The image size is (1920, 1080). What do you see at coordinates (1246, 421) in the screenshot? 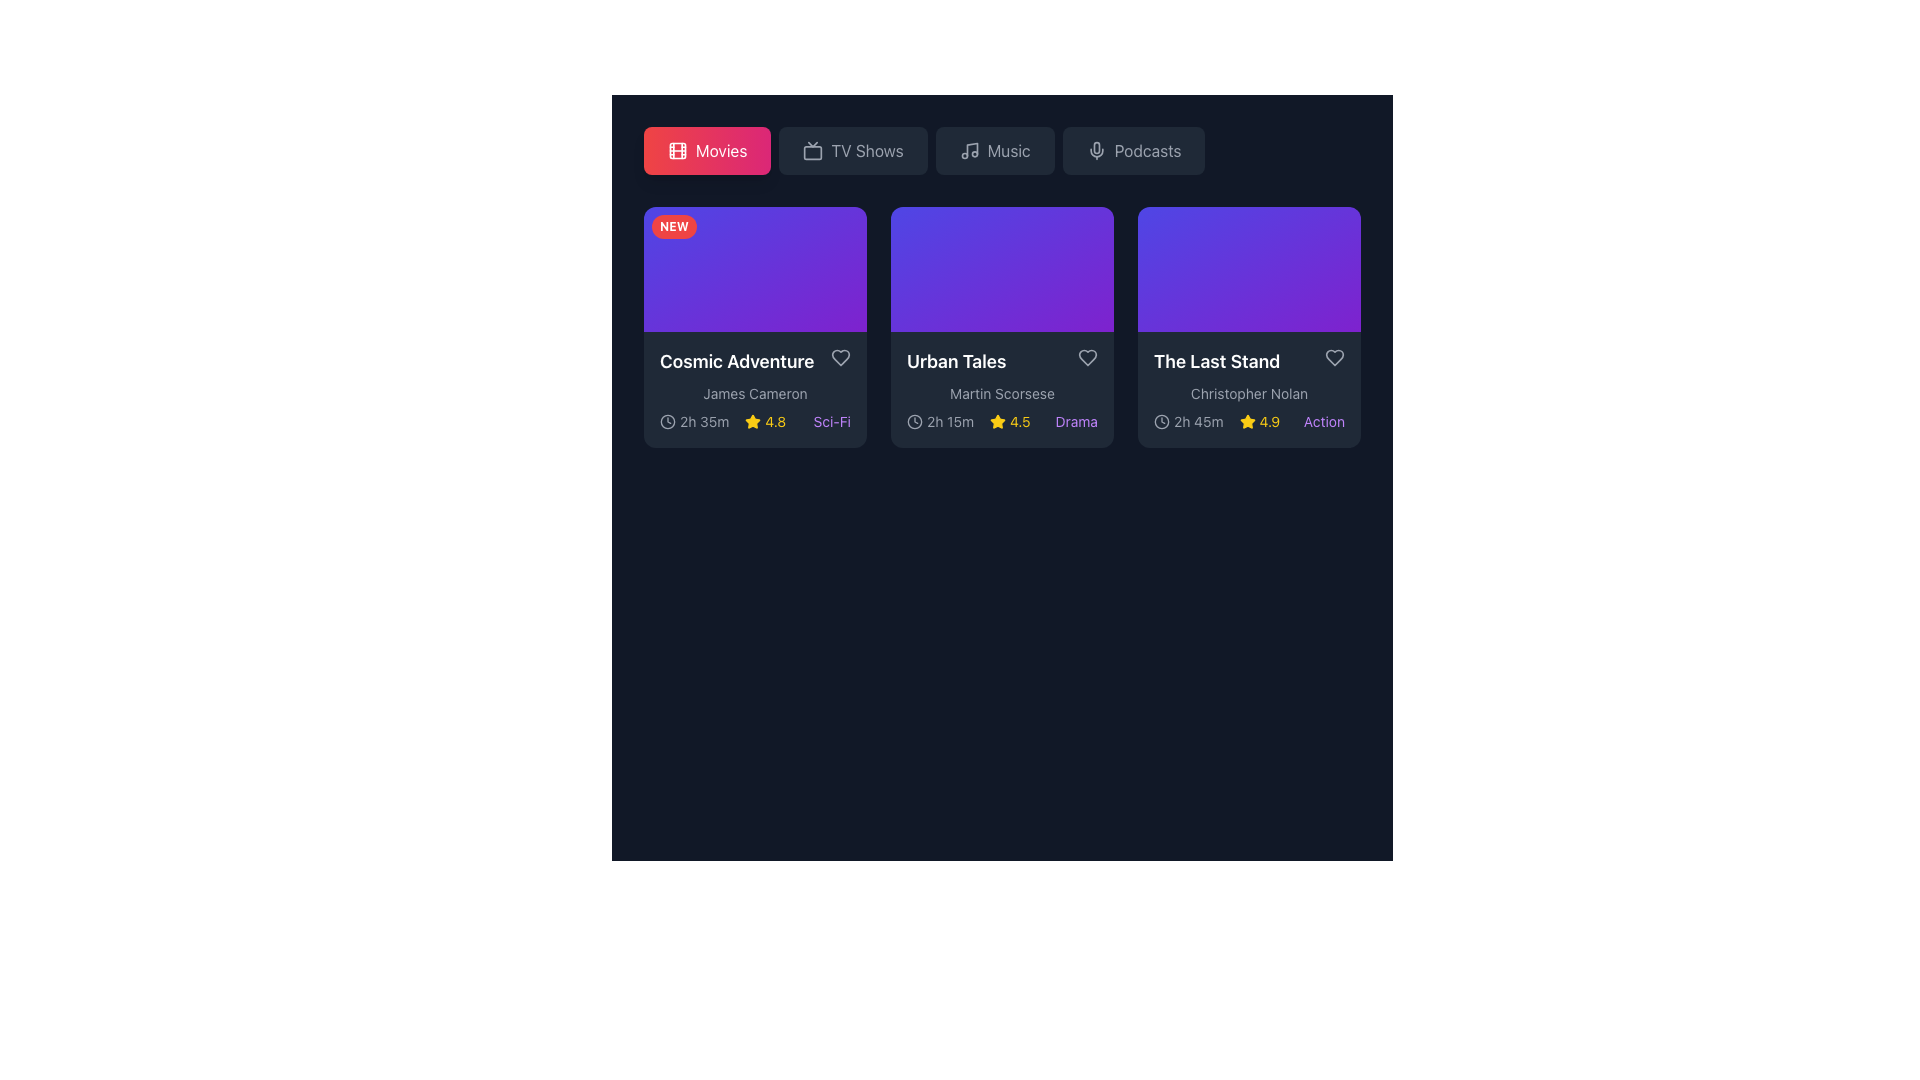
I see `the star icon representing the rating for the movie 'The Last Stand', which is part of a horizontal arrangement with a numeric rating '4.9'` at bounding box center [1246, 421].